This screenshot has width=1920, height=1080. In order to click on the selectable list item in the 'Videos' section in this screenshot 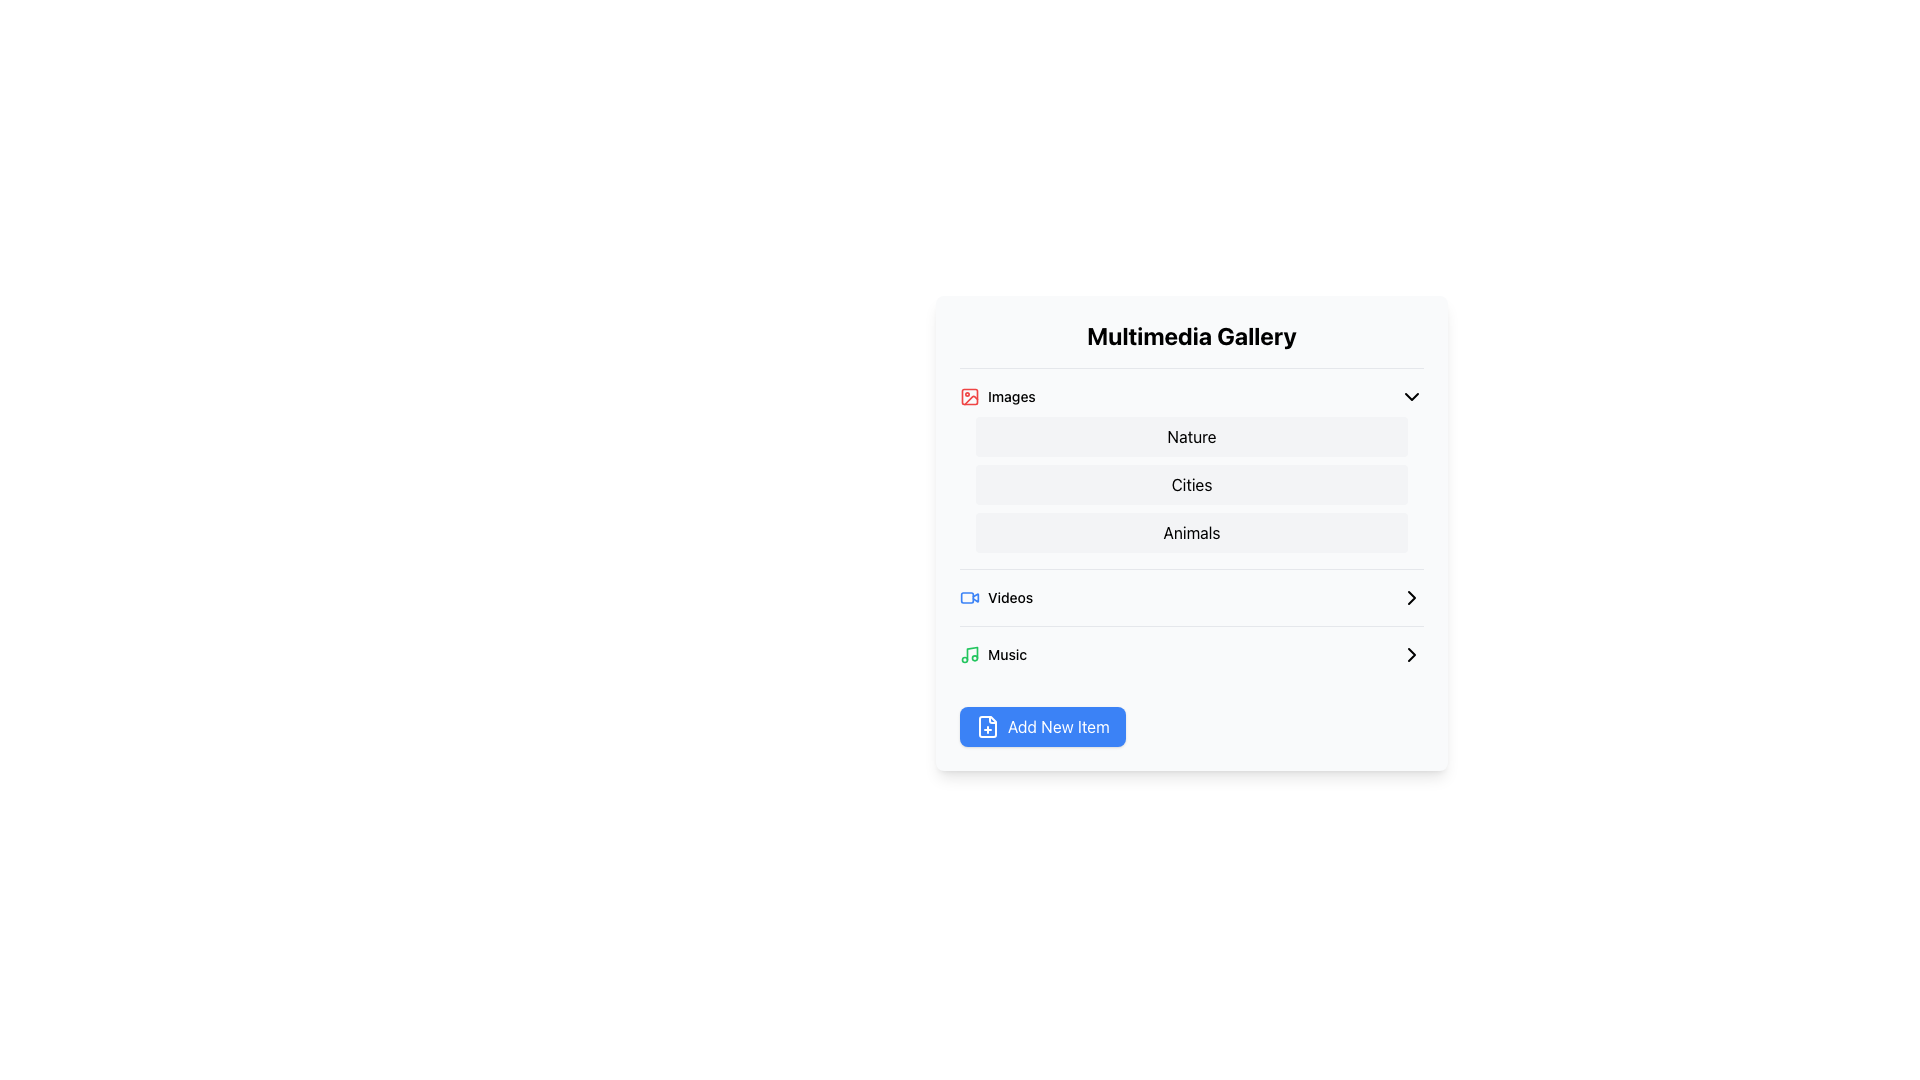, I will do `click(1191, 655)`.